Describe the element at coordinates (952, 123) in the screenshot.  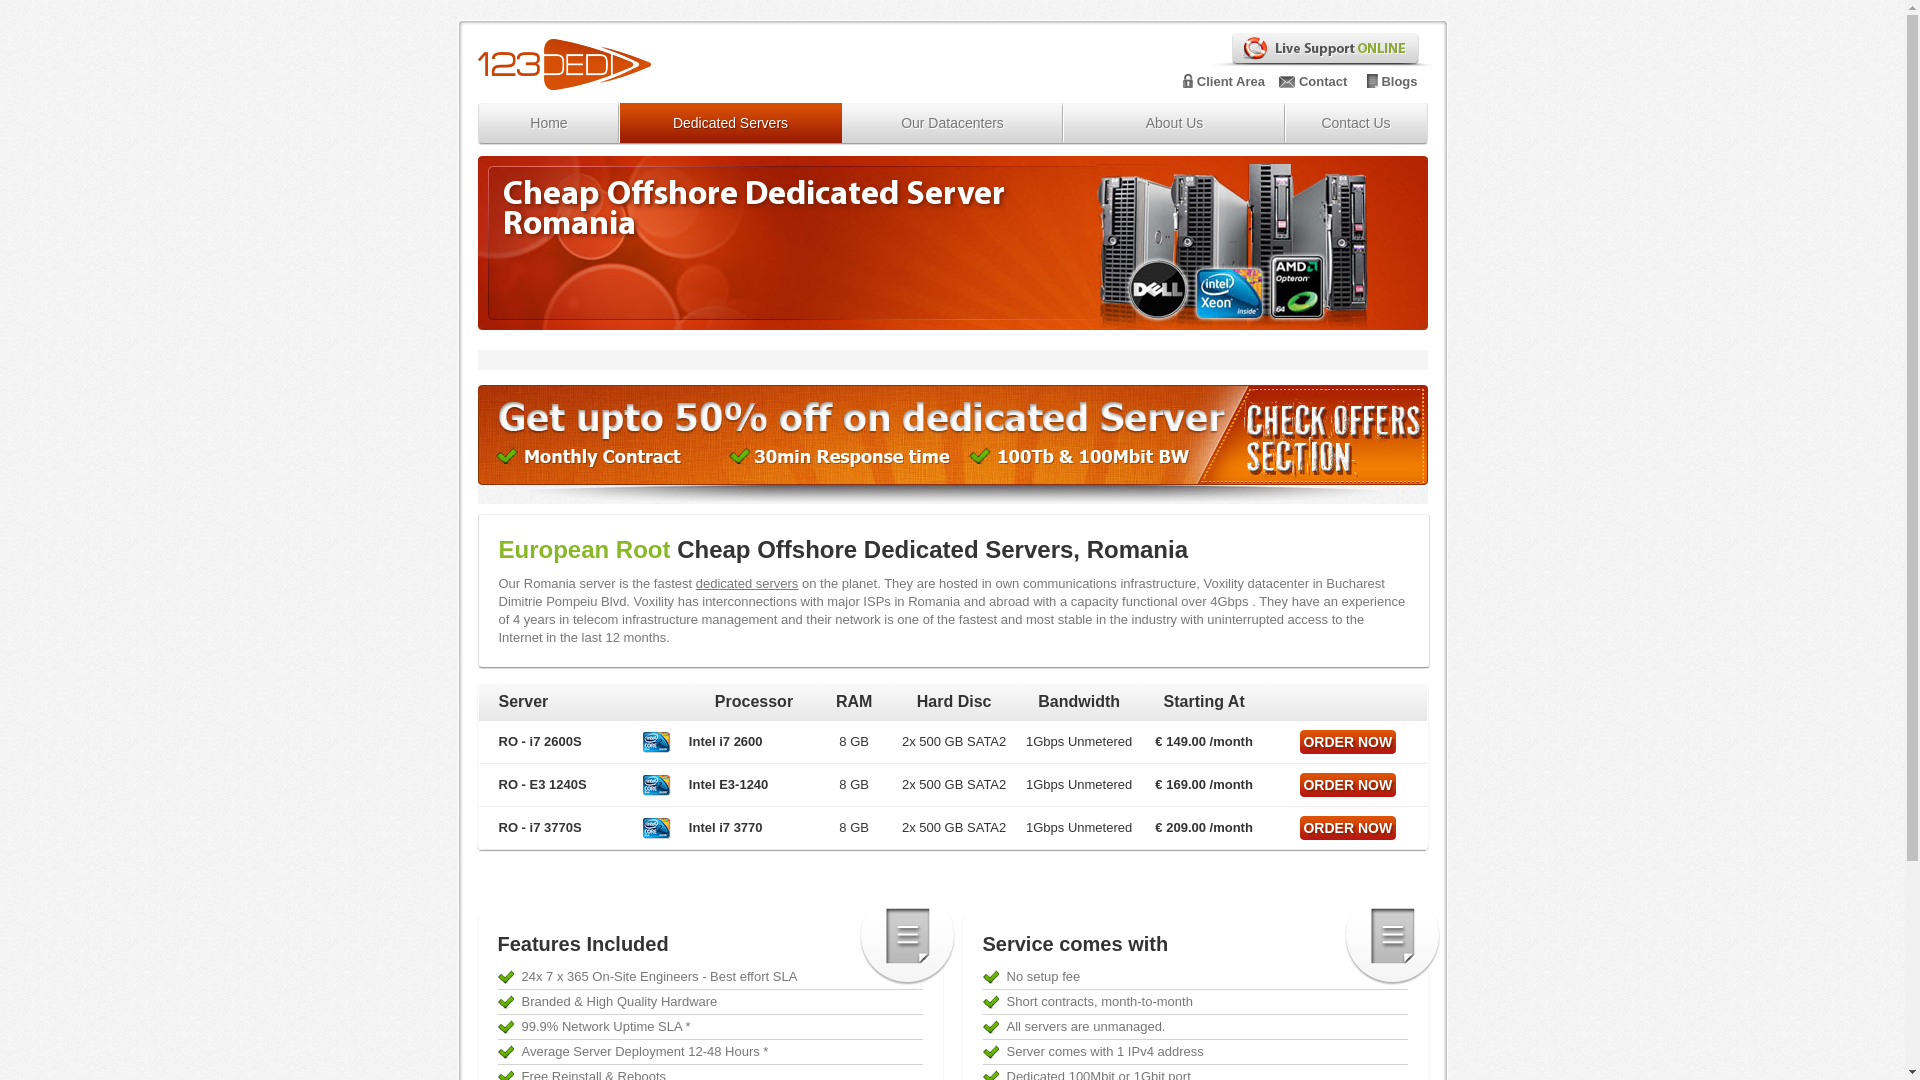
I see `'Our Datacenters'` at that location.